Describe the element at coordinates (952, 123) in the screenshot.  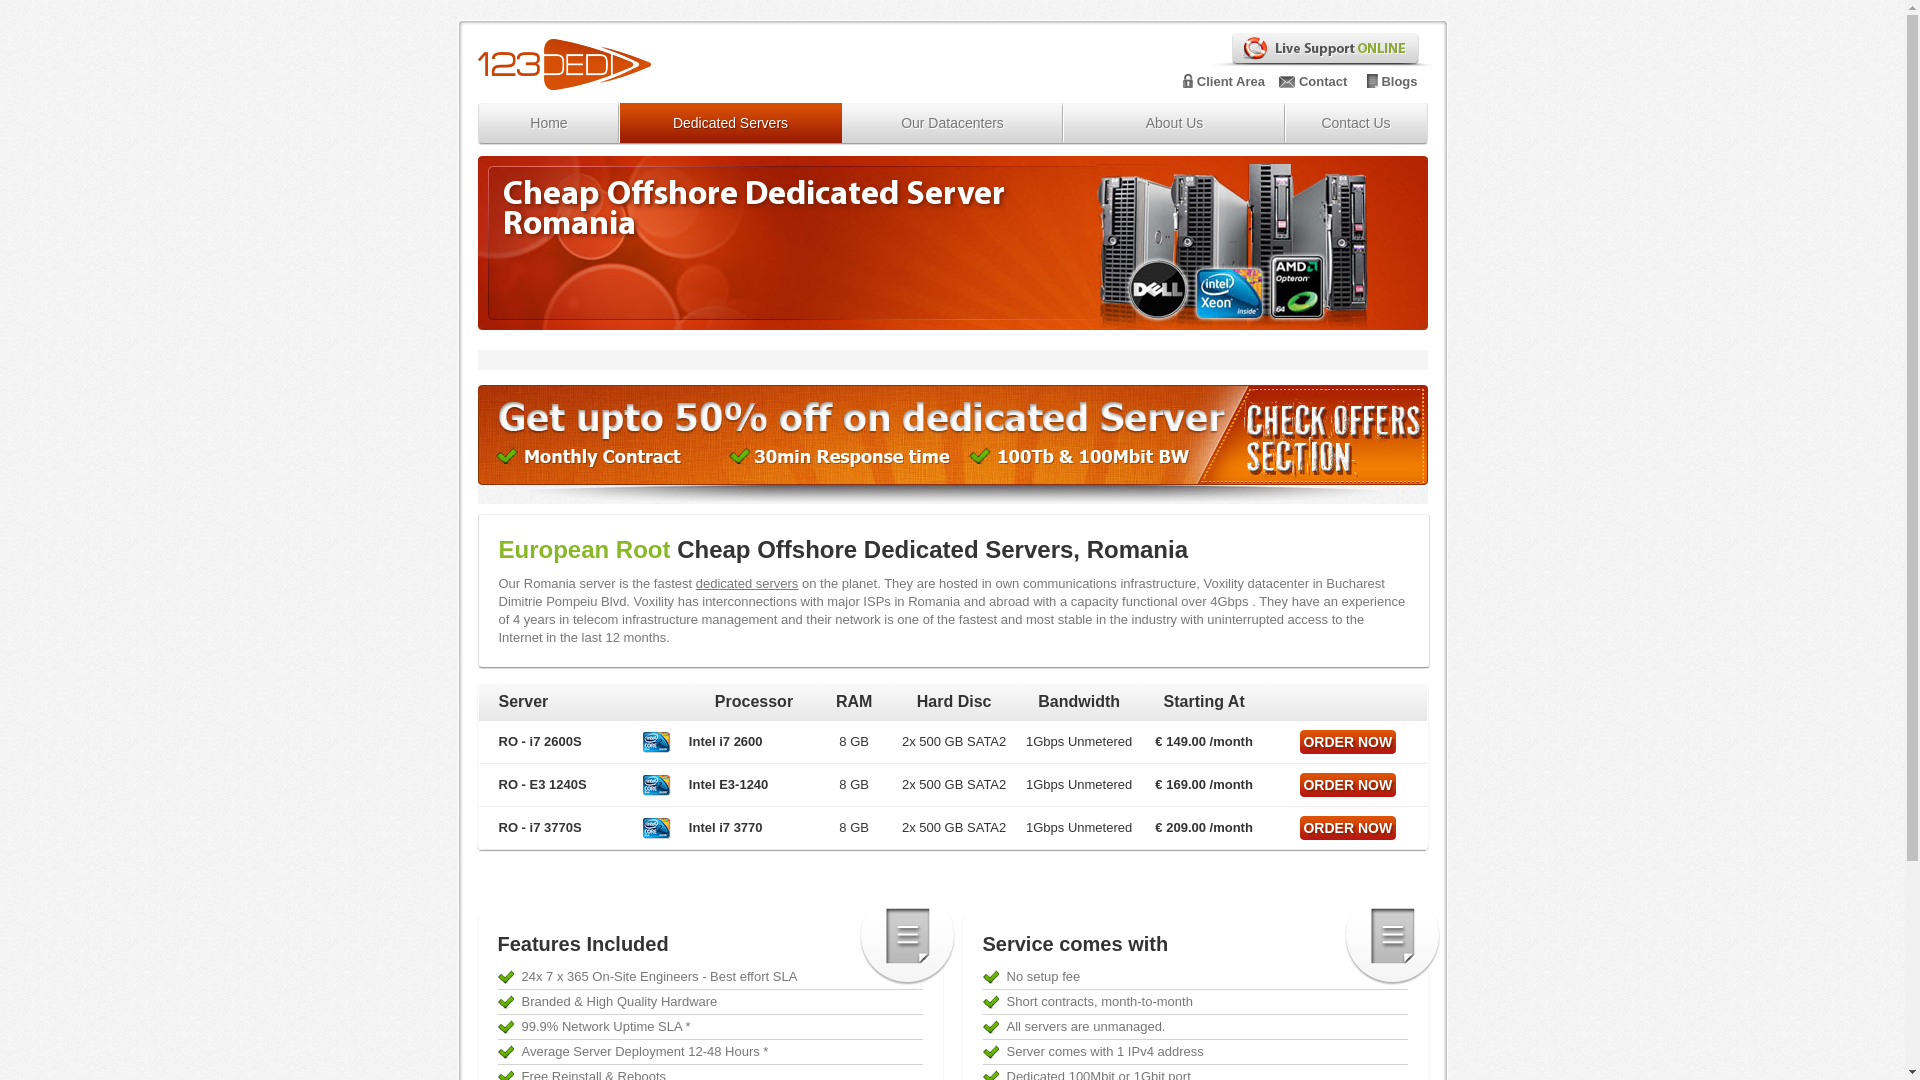
I see `'Our Datacenters'` at that location.